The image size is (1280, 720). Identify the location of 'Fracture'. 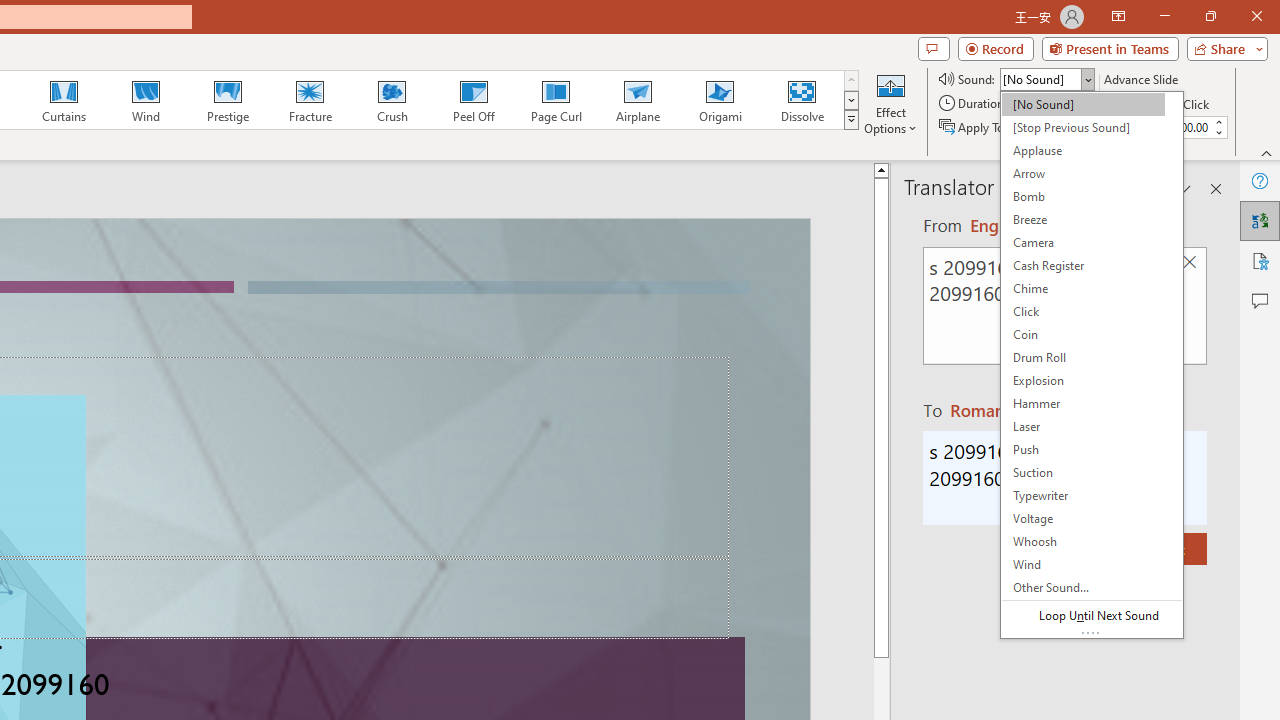
(308, 100).